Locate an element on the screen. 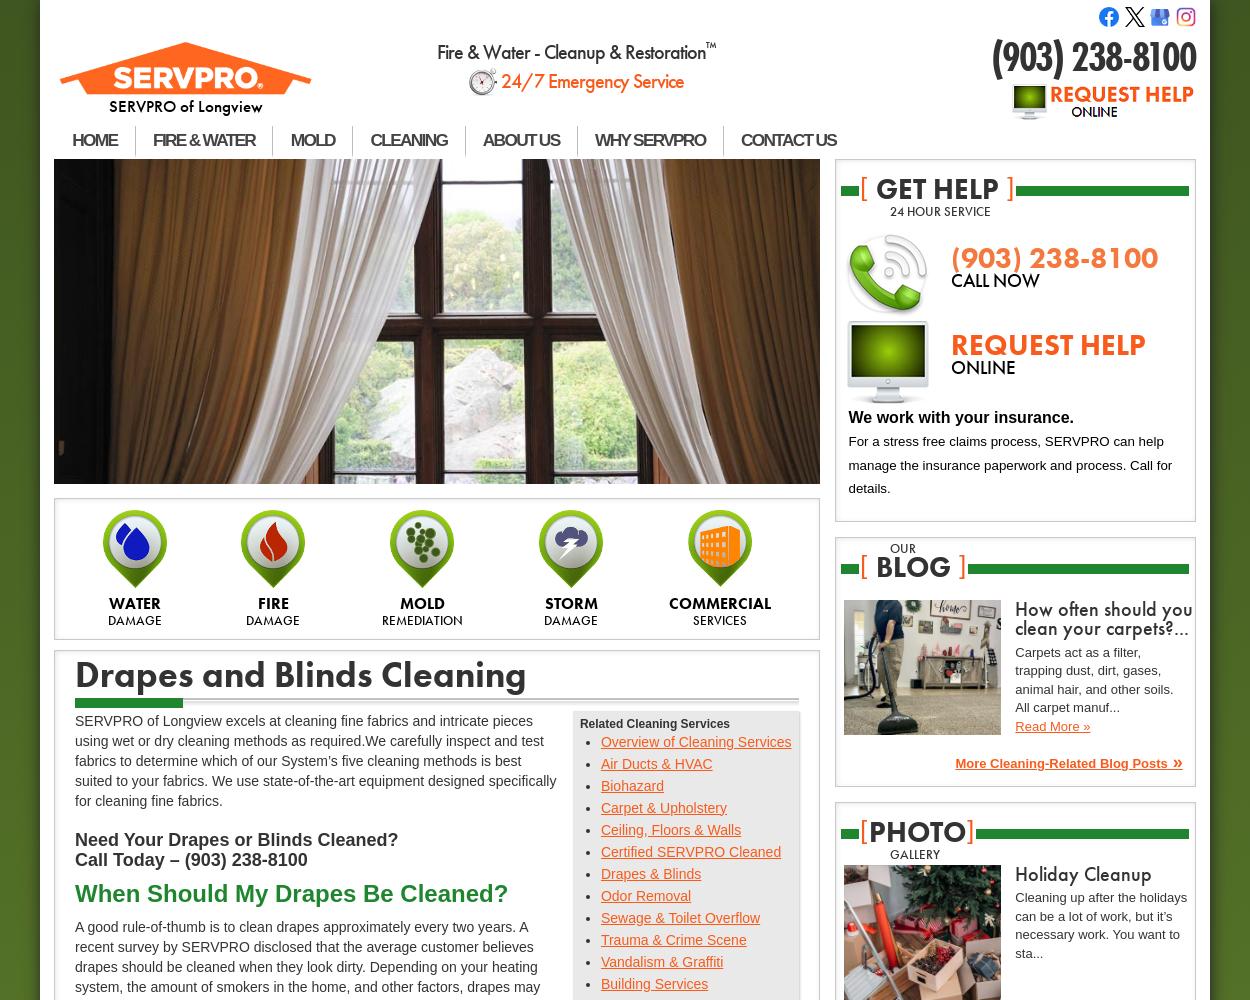 This screenshot has height=1000, width=1250. 'WATER' is located at coordinates (108, 602).